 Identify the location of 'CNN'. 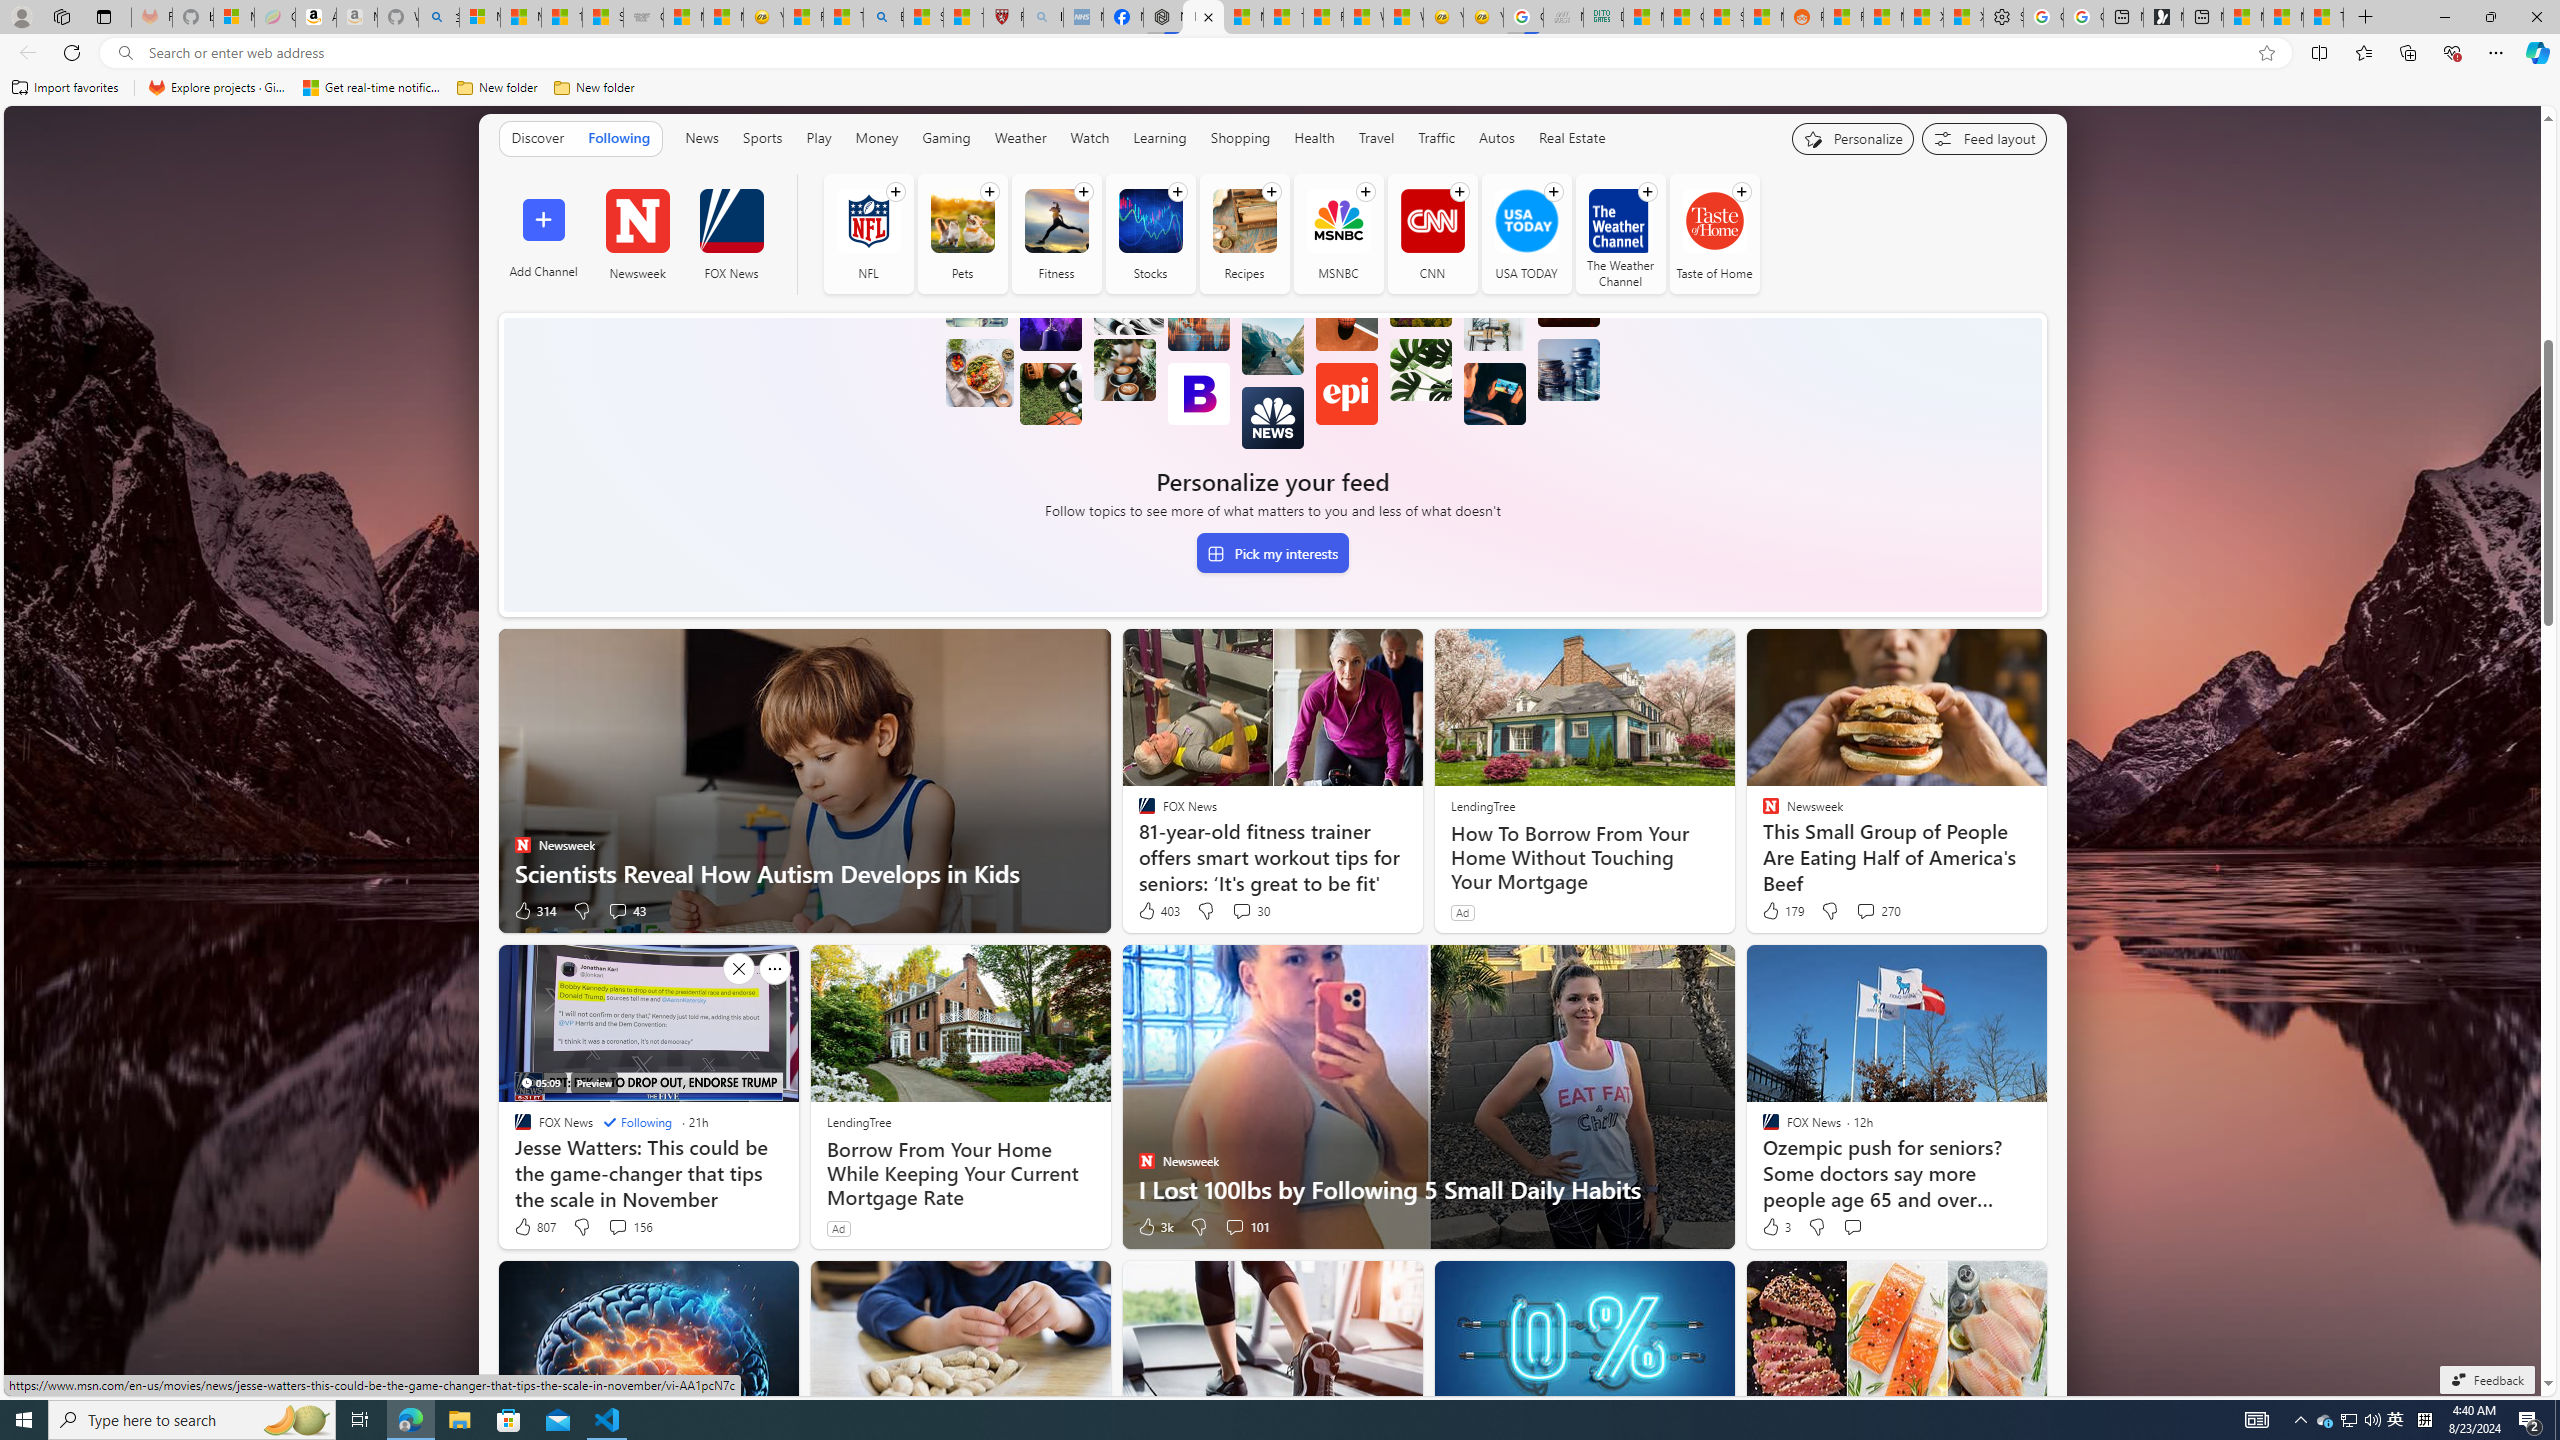
(1431, 233).